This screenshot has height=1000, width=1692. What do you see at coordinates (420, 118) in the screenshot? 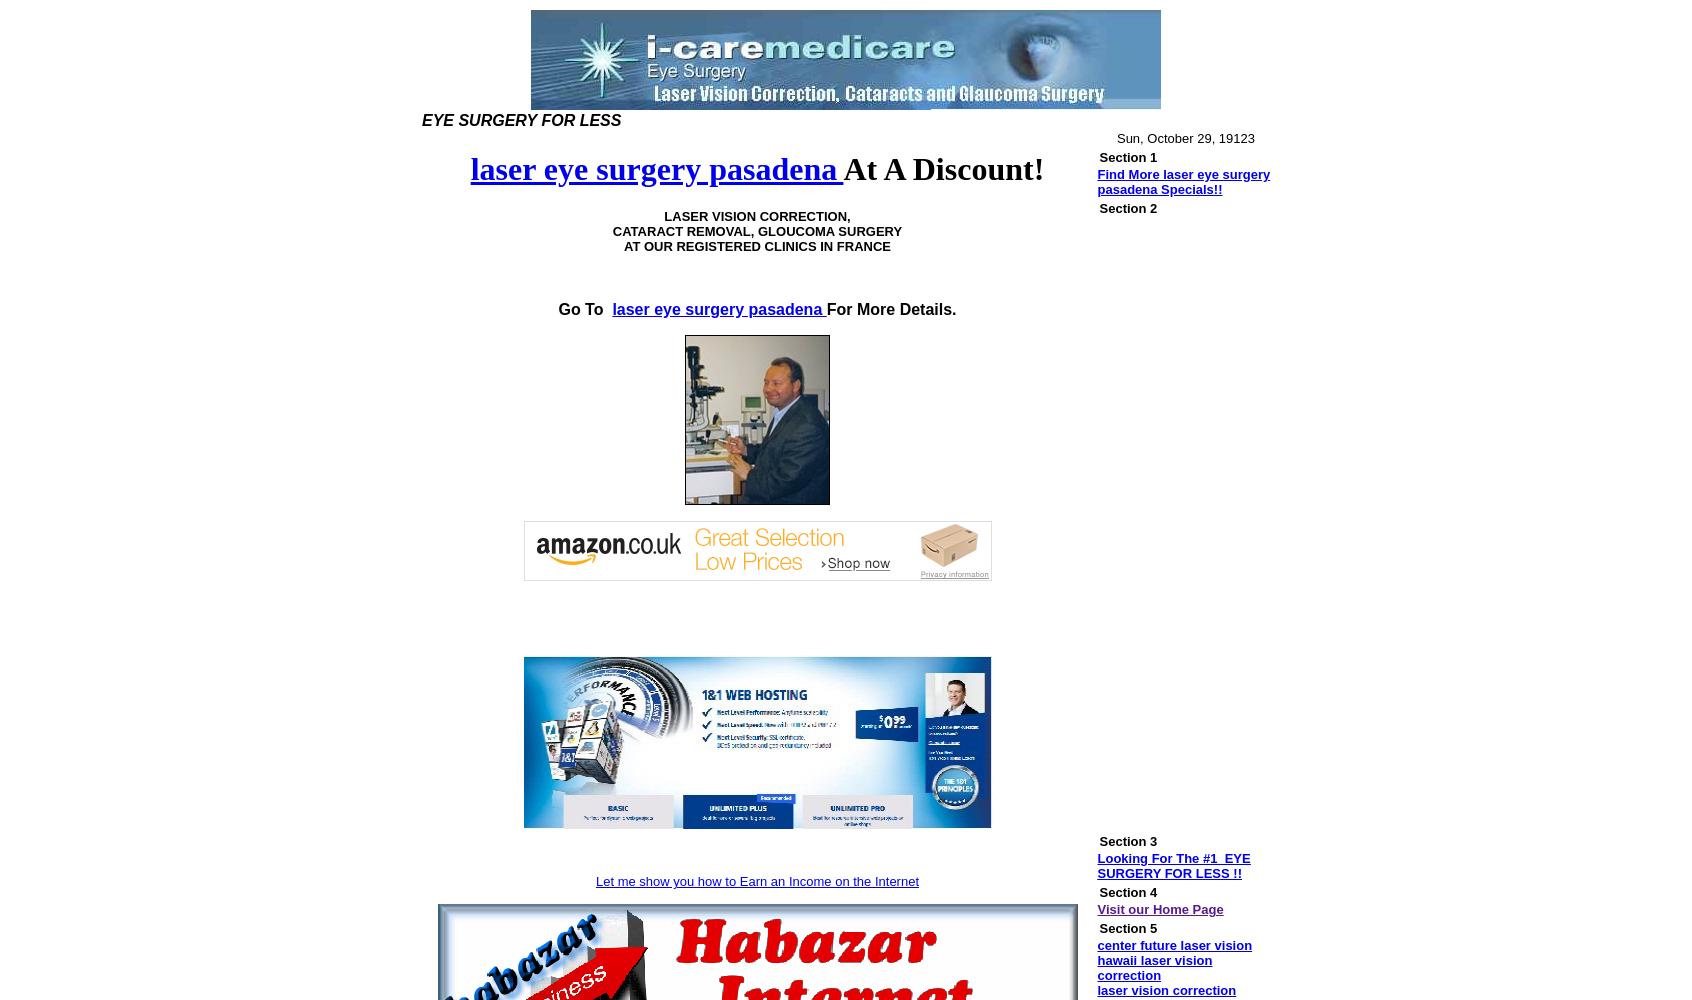
I see `'EYE SURGERY FOR LESS'` at bounding box center [420, 118].